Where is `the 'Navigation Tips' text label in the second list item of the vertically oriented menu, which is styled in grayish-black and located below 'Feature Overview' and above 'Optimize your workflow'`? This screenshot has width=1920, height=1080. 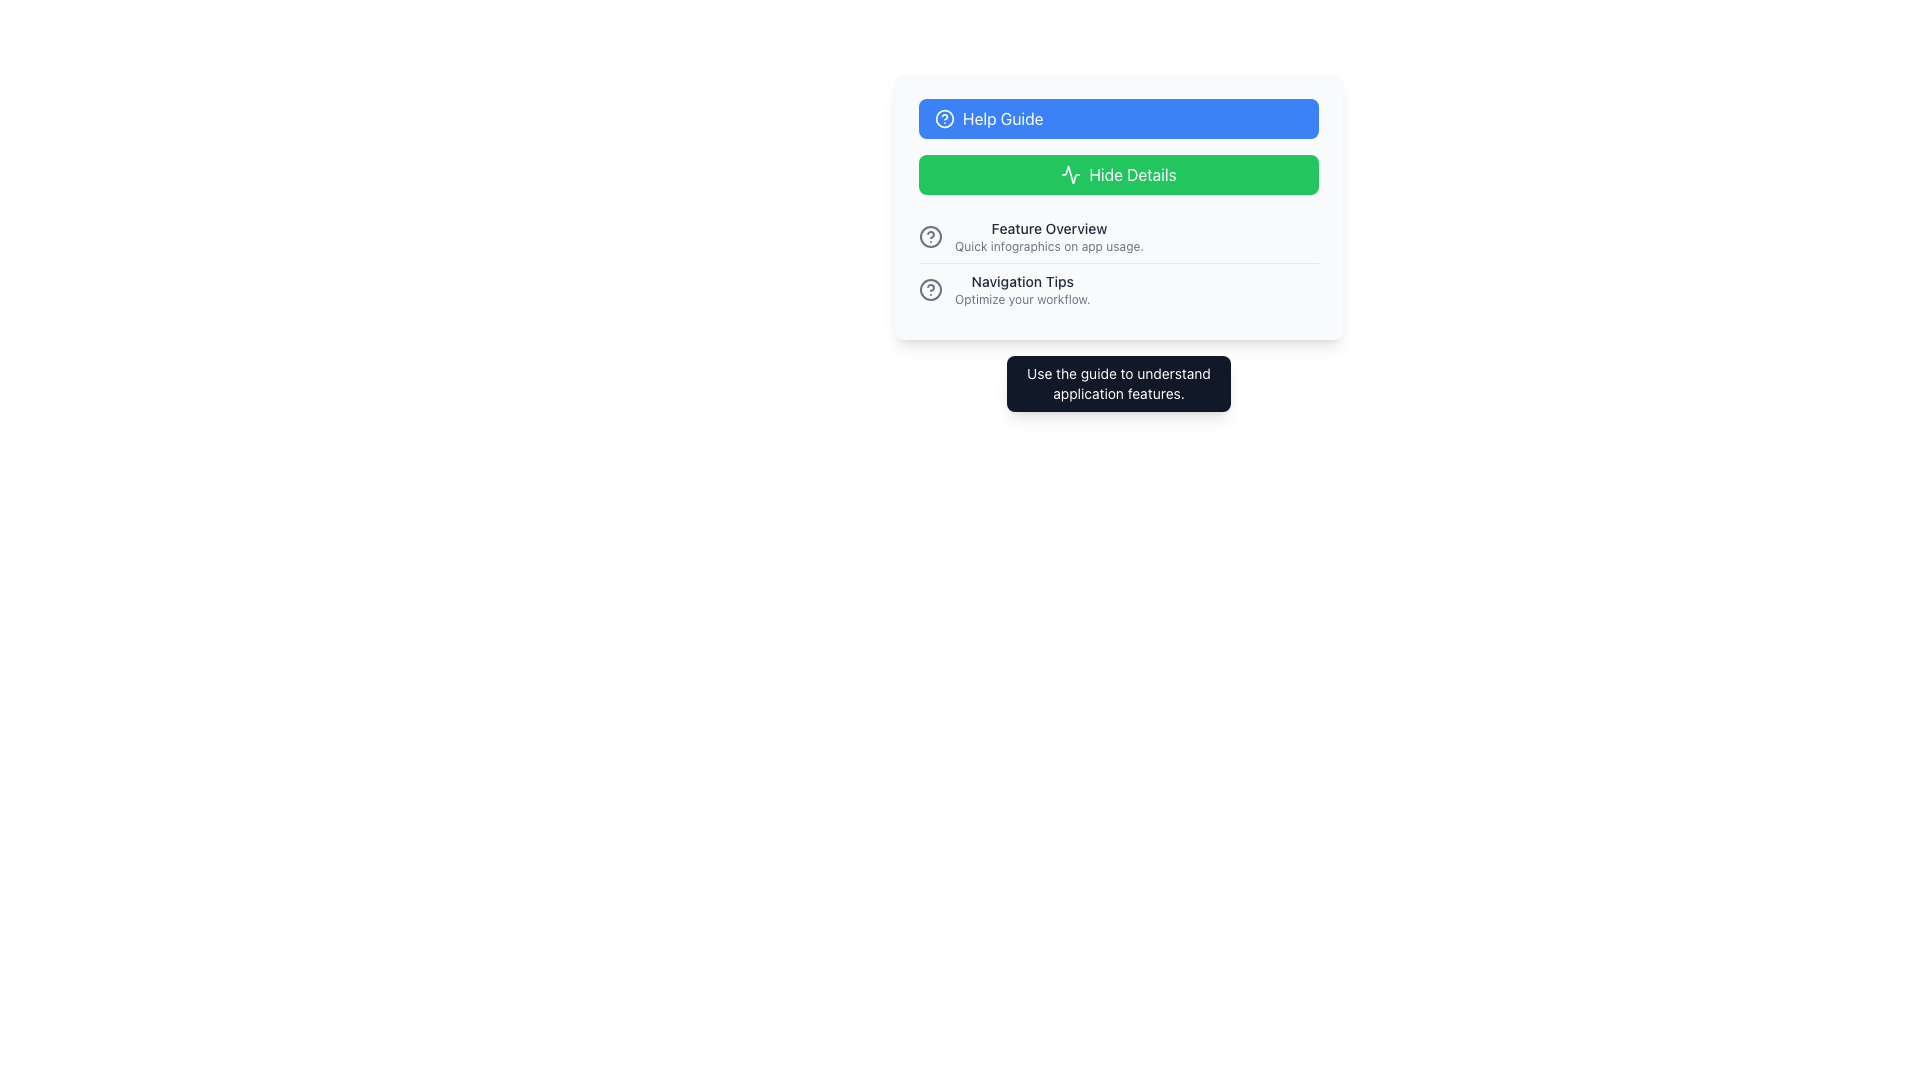
the 'Navigation Tips' text label in the second list item of the vertically oriented menu, which is styled in grayish-black and located below 'Feature Overview' and above 'Optimize your workflow' is located at coordinates (1022, 281).